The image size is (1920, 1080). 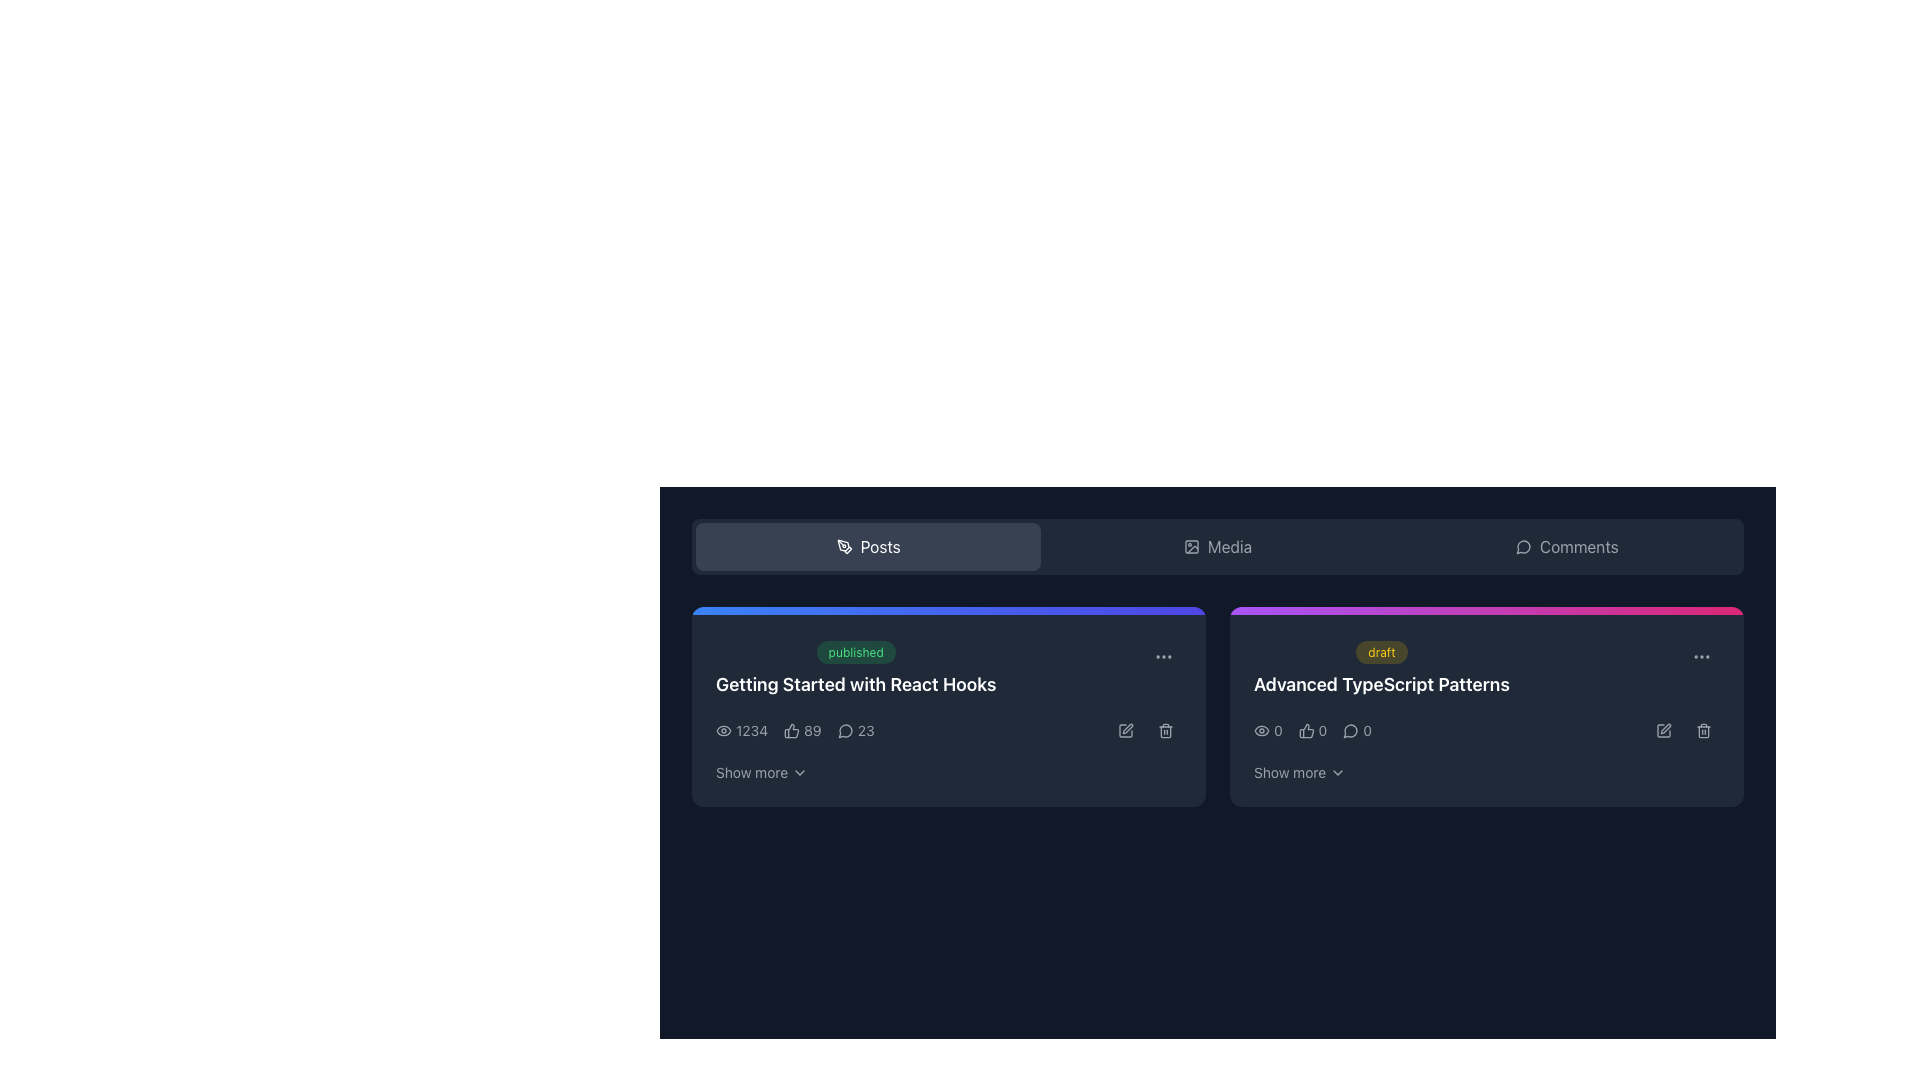 I want to click on the 'Comments' button, which features a speech bubble icon and a gray font color, located at the far right of the dark-themed navigation bar, so click(x=1566, y=547).